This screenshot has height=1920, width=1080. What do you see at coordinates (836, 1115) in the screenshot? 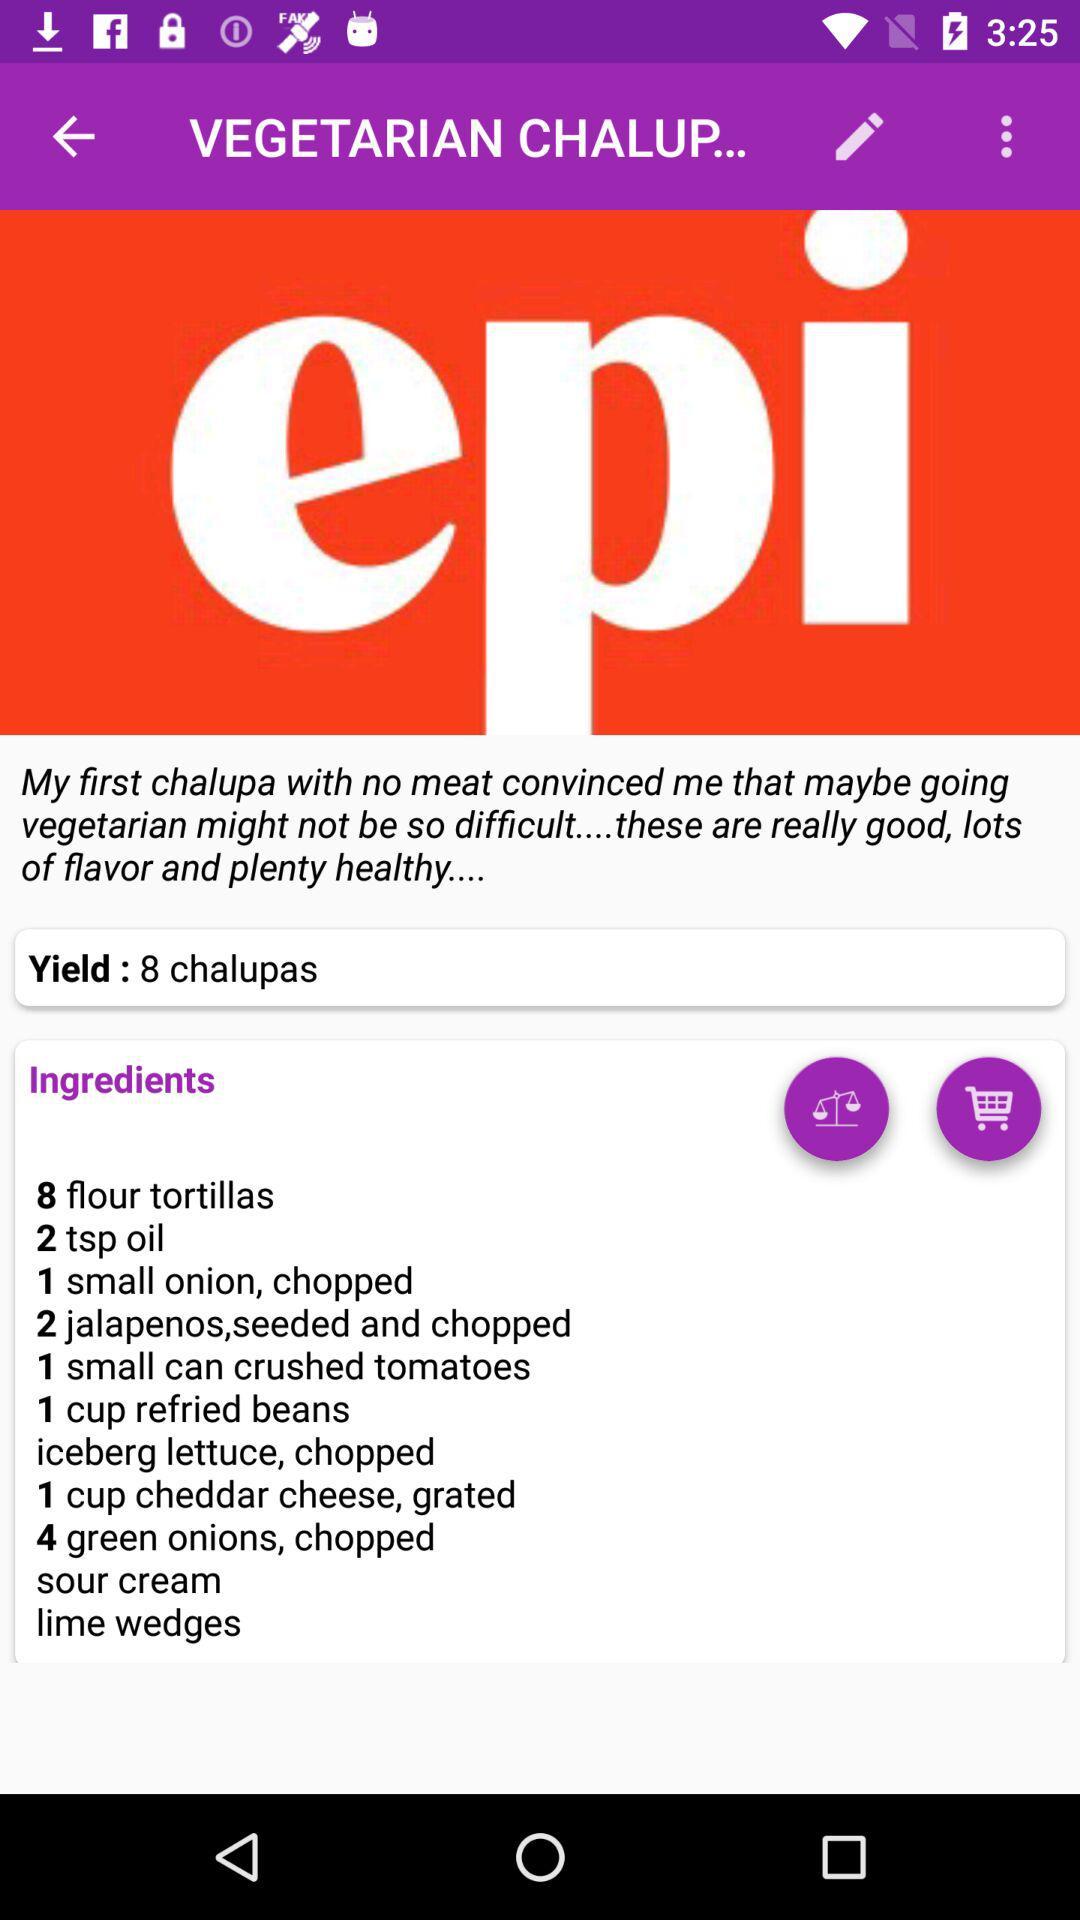
I see `change weight` at bounding box center [836, 1115].